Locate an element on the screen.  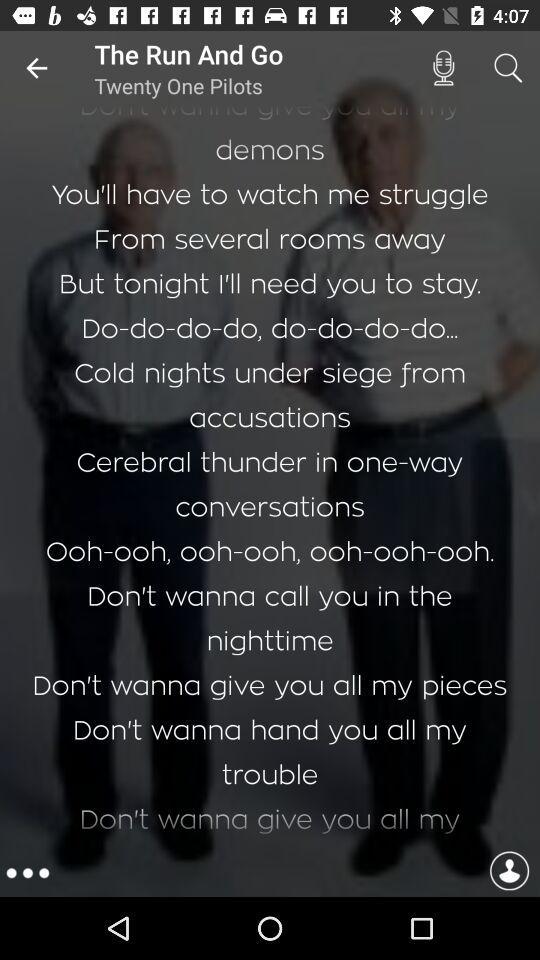
the icon next to the the run and is located at coordinates (36, 68).